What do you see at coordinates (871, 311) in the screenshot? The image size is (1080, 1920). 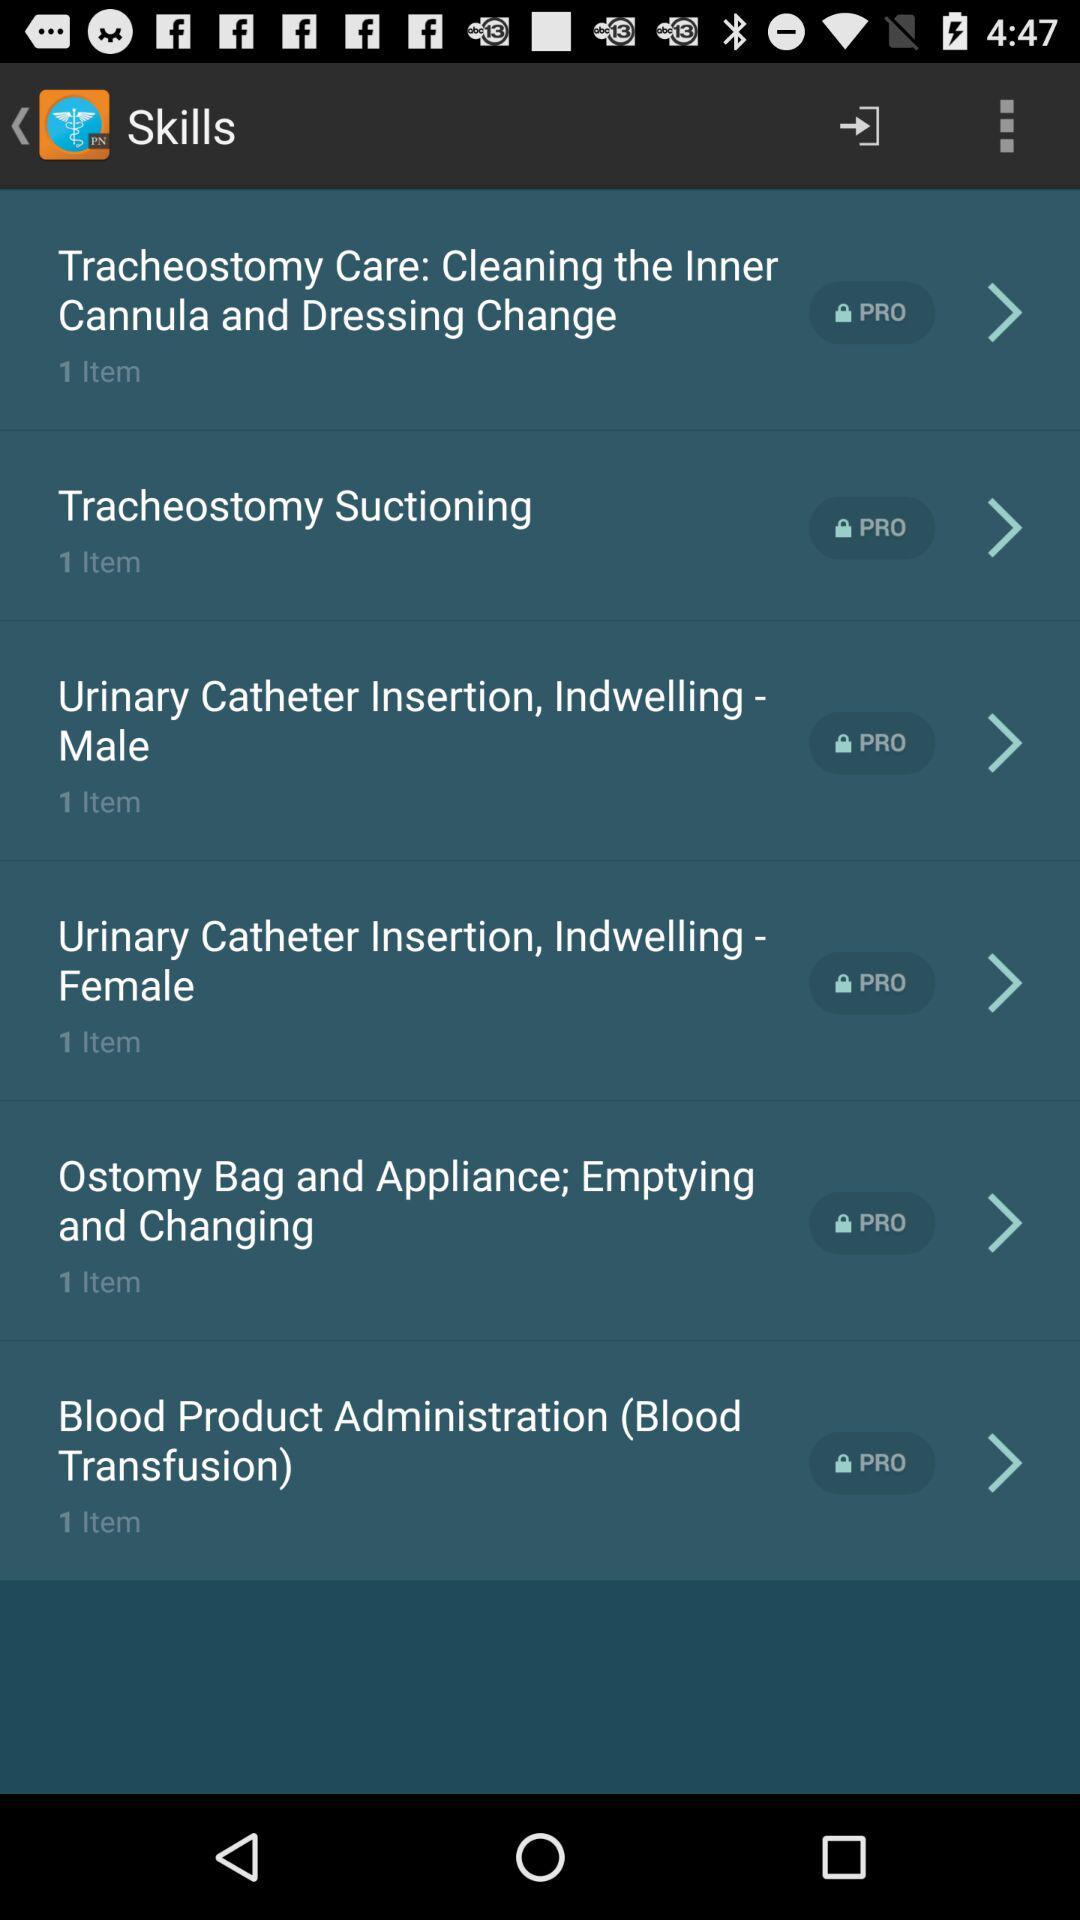 I see `unlock content` at bounding box center [871, 311].